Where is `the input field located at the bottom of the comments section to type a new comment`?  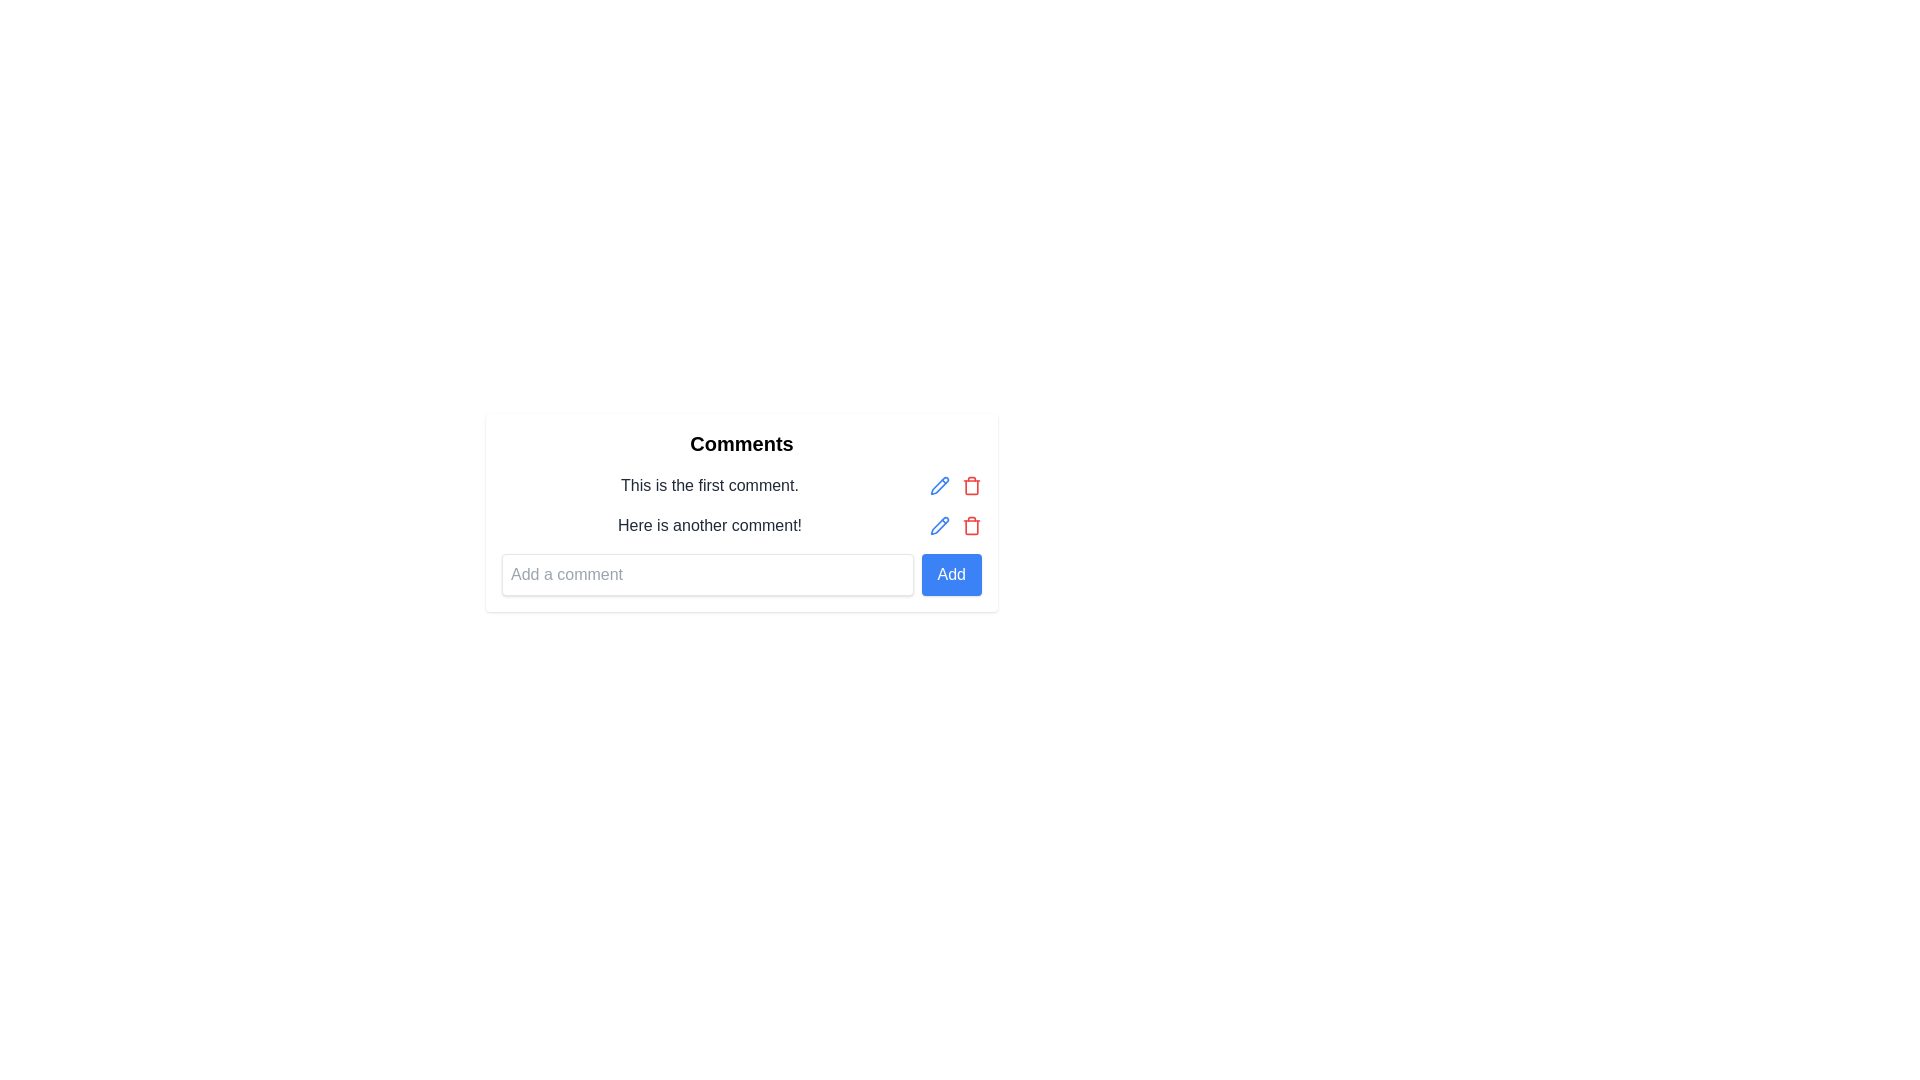
the input field located at the bottom of the comments section to type a new comment is located at coordinates (741, 574).